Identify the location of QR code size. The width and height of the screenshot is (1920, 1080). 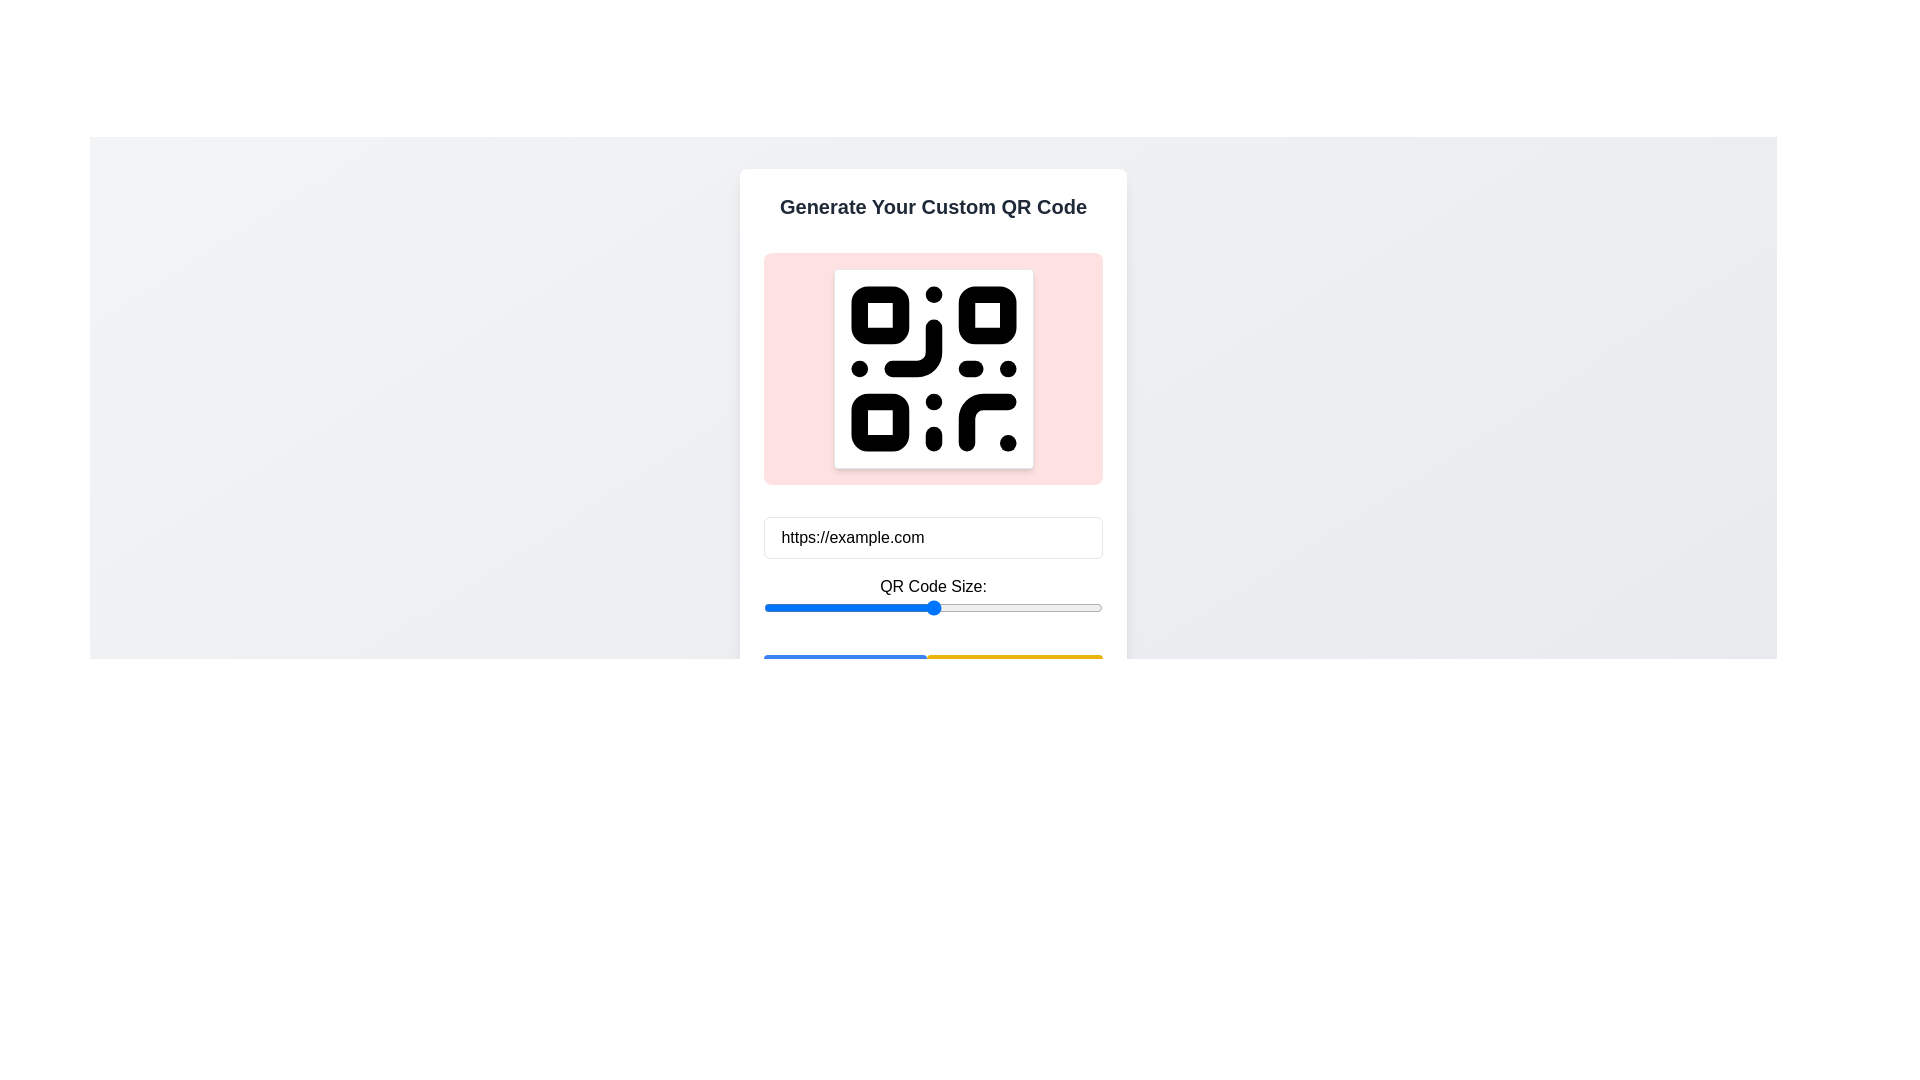
(1060, 607).